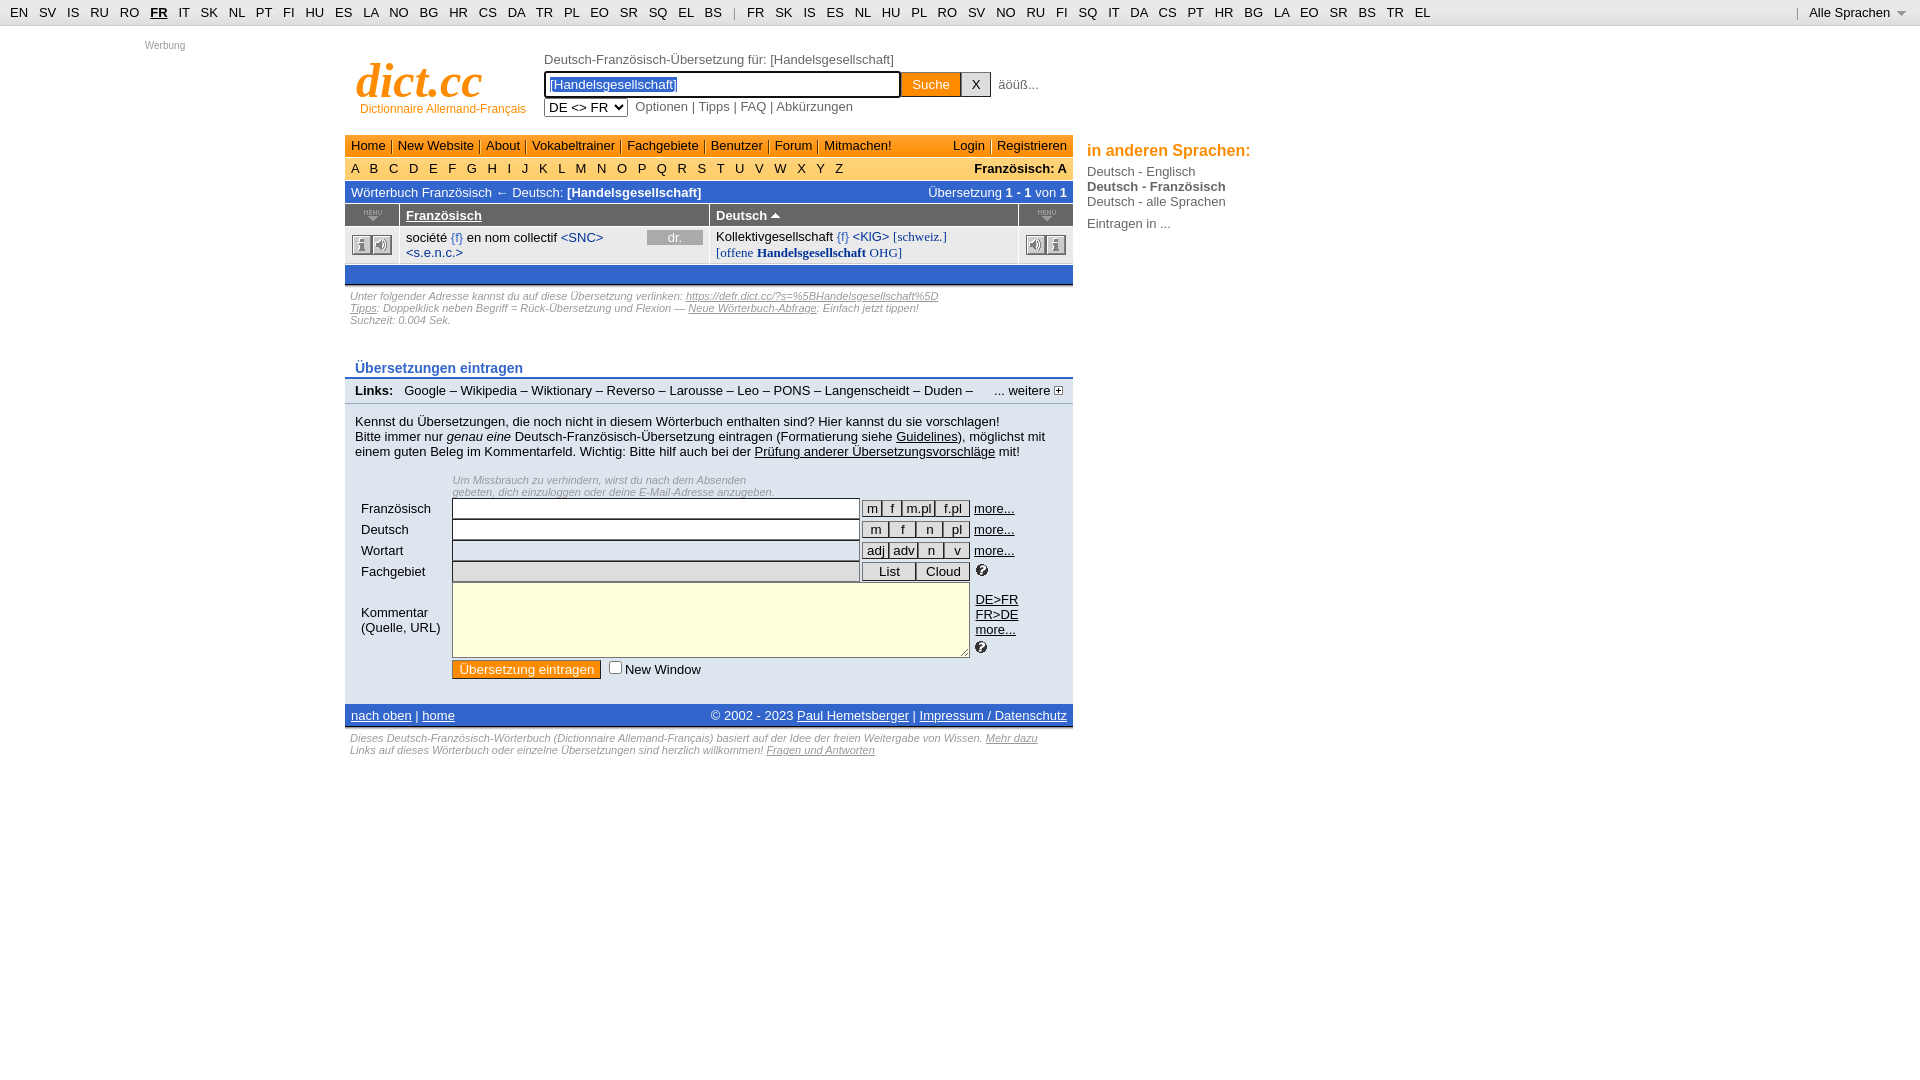 The width and height of the screenshot is (1920, 1080). I want to click on 'f', so click(901, 528).